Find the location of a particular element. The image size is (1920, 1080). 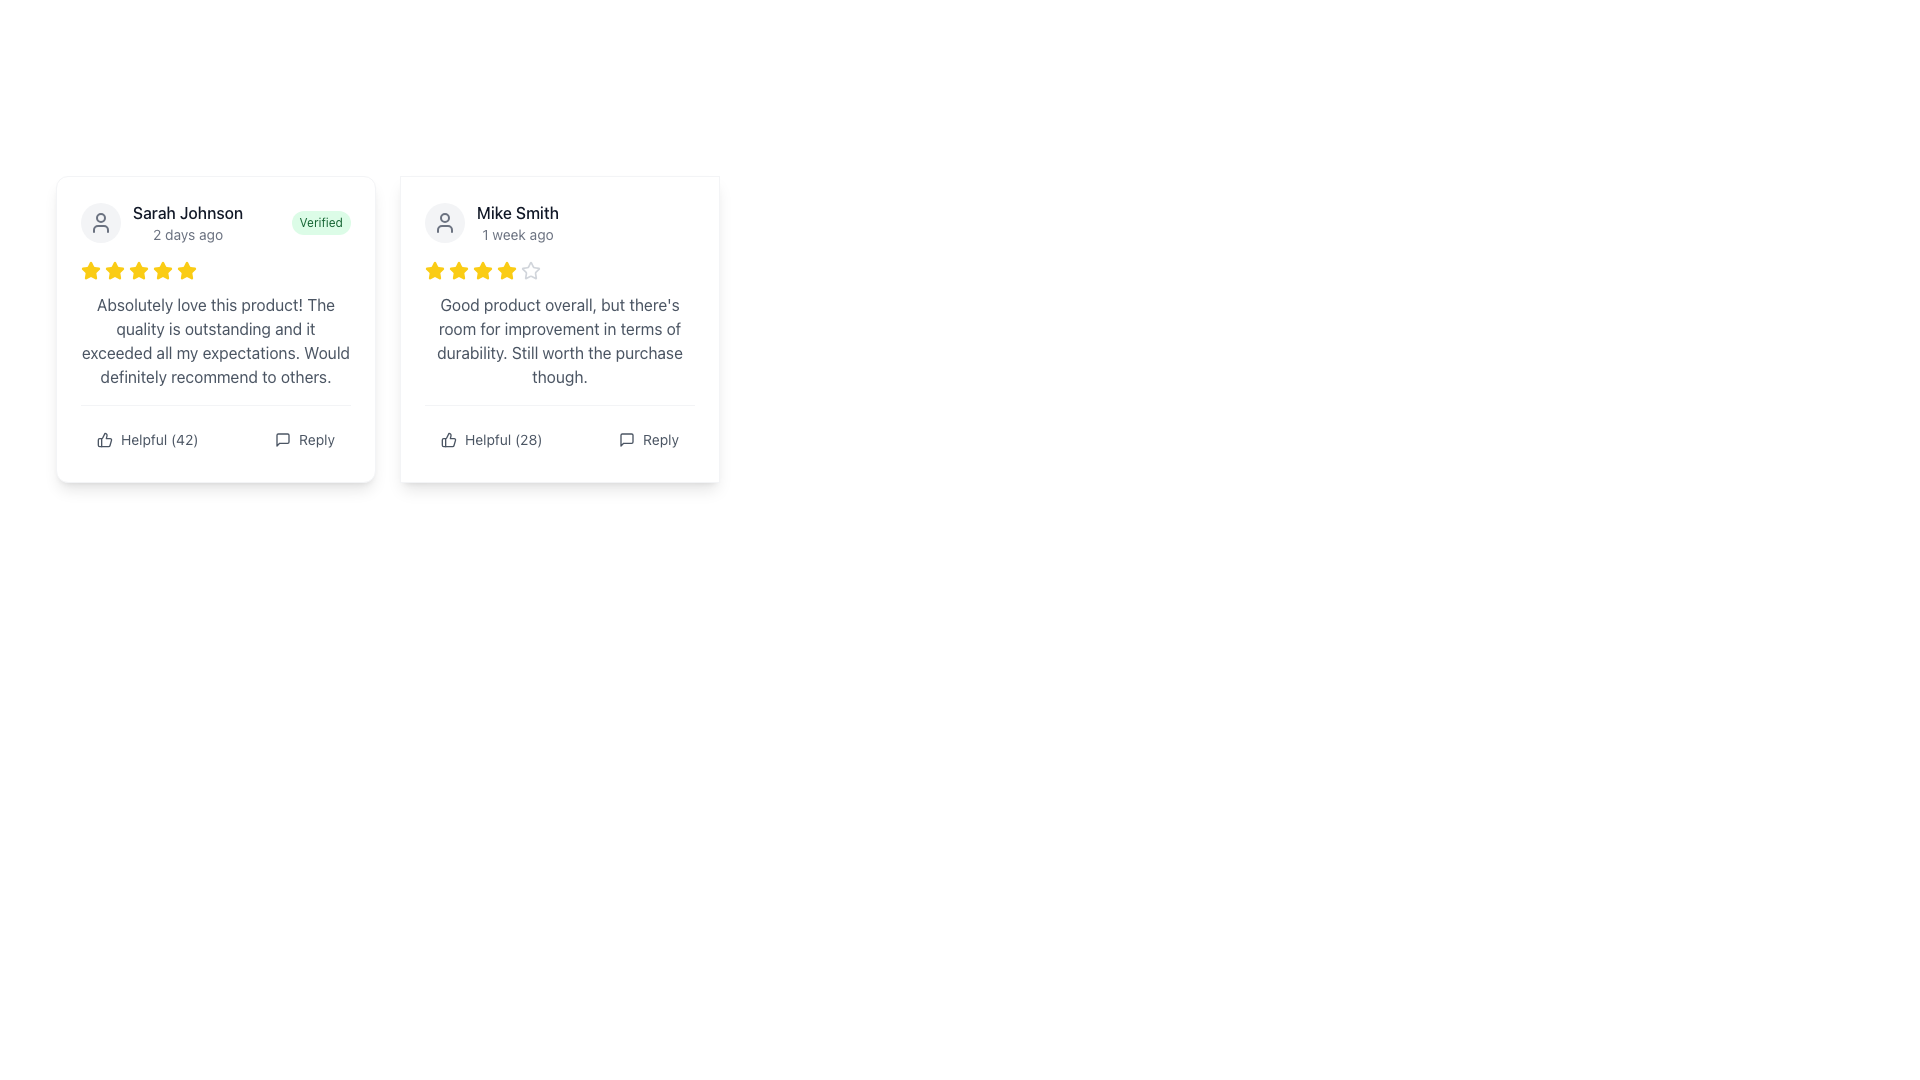

the thumbs-up SVG icon to like the review, located to the left of the text 'Helpful (42)' within the review card structure is located at coordinates (104, 438).